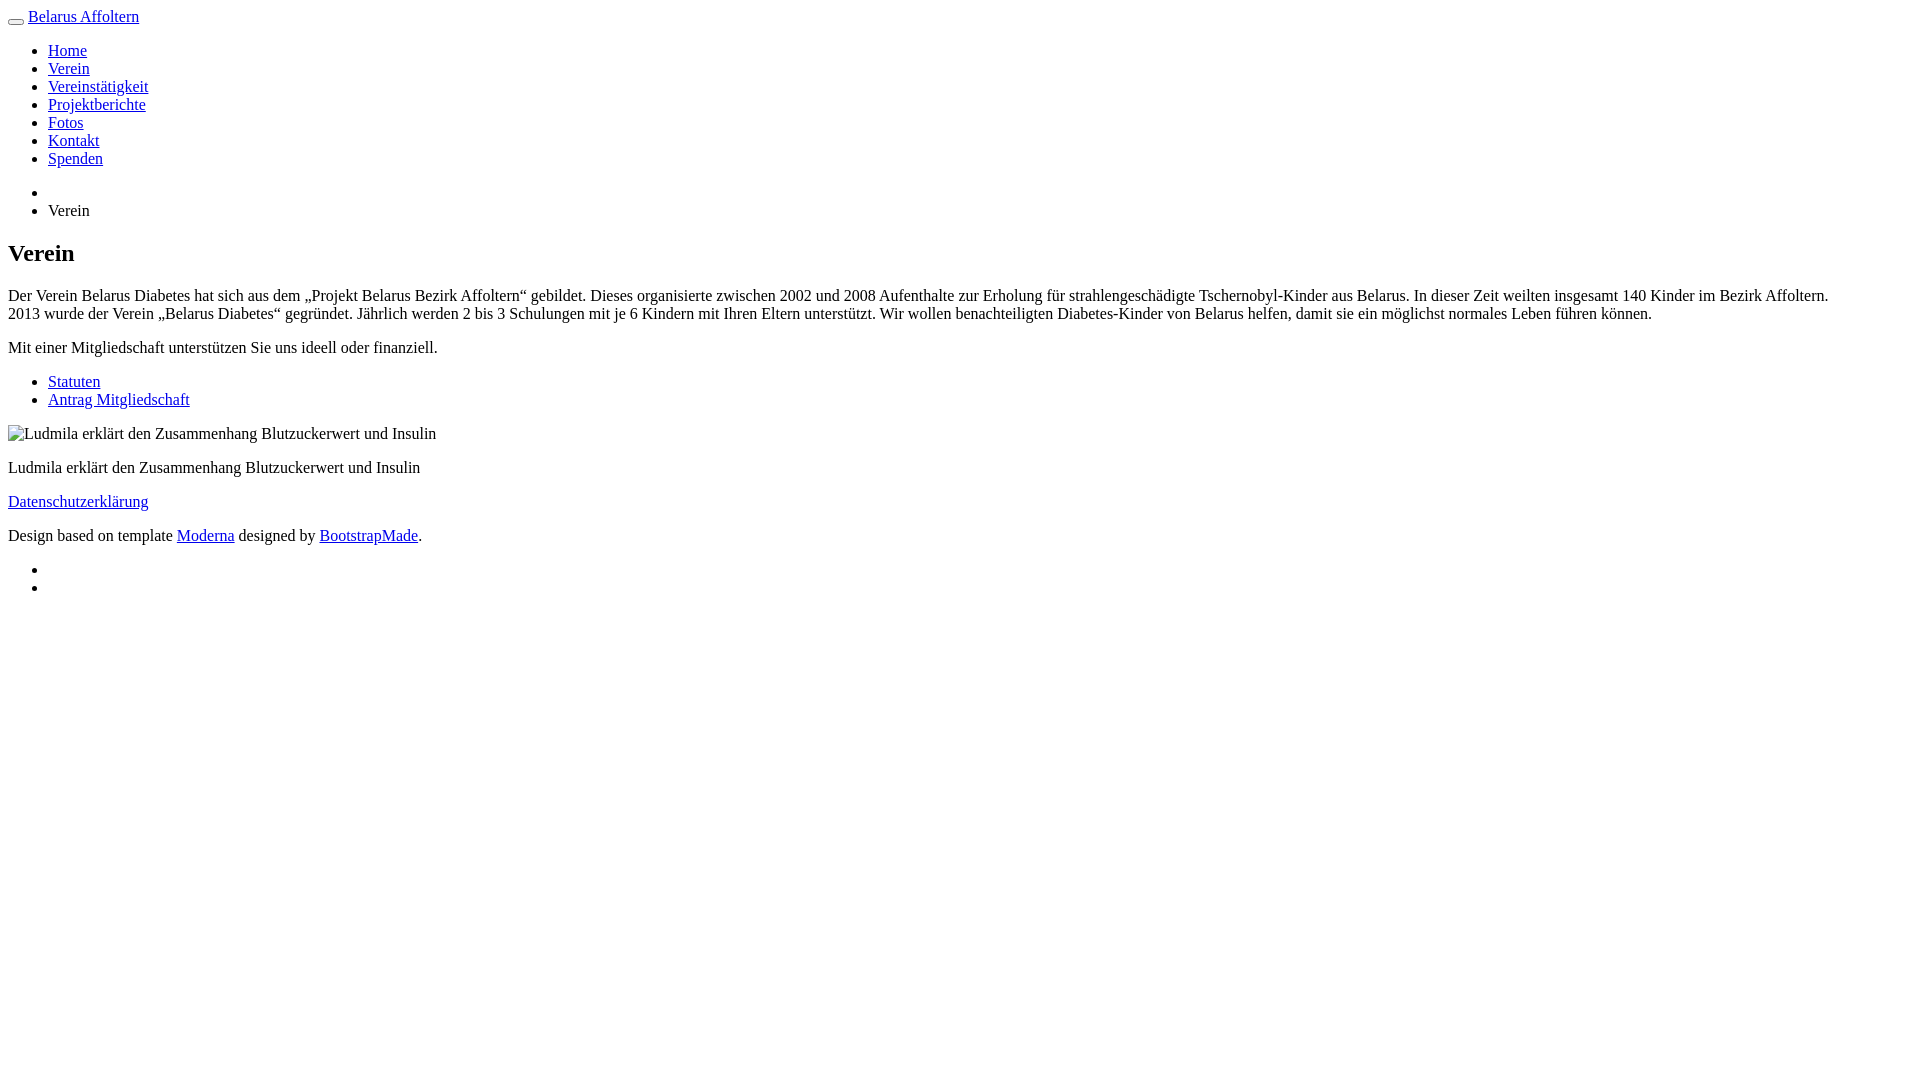 Image resolution: width=1920 pixels, height=1080 pixels. What do you see at coordinates (66, 122) in the screenshot?
I see `'Fotos'` at bounding box center [66, 122].